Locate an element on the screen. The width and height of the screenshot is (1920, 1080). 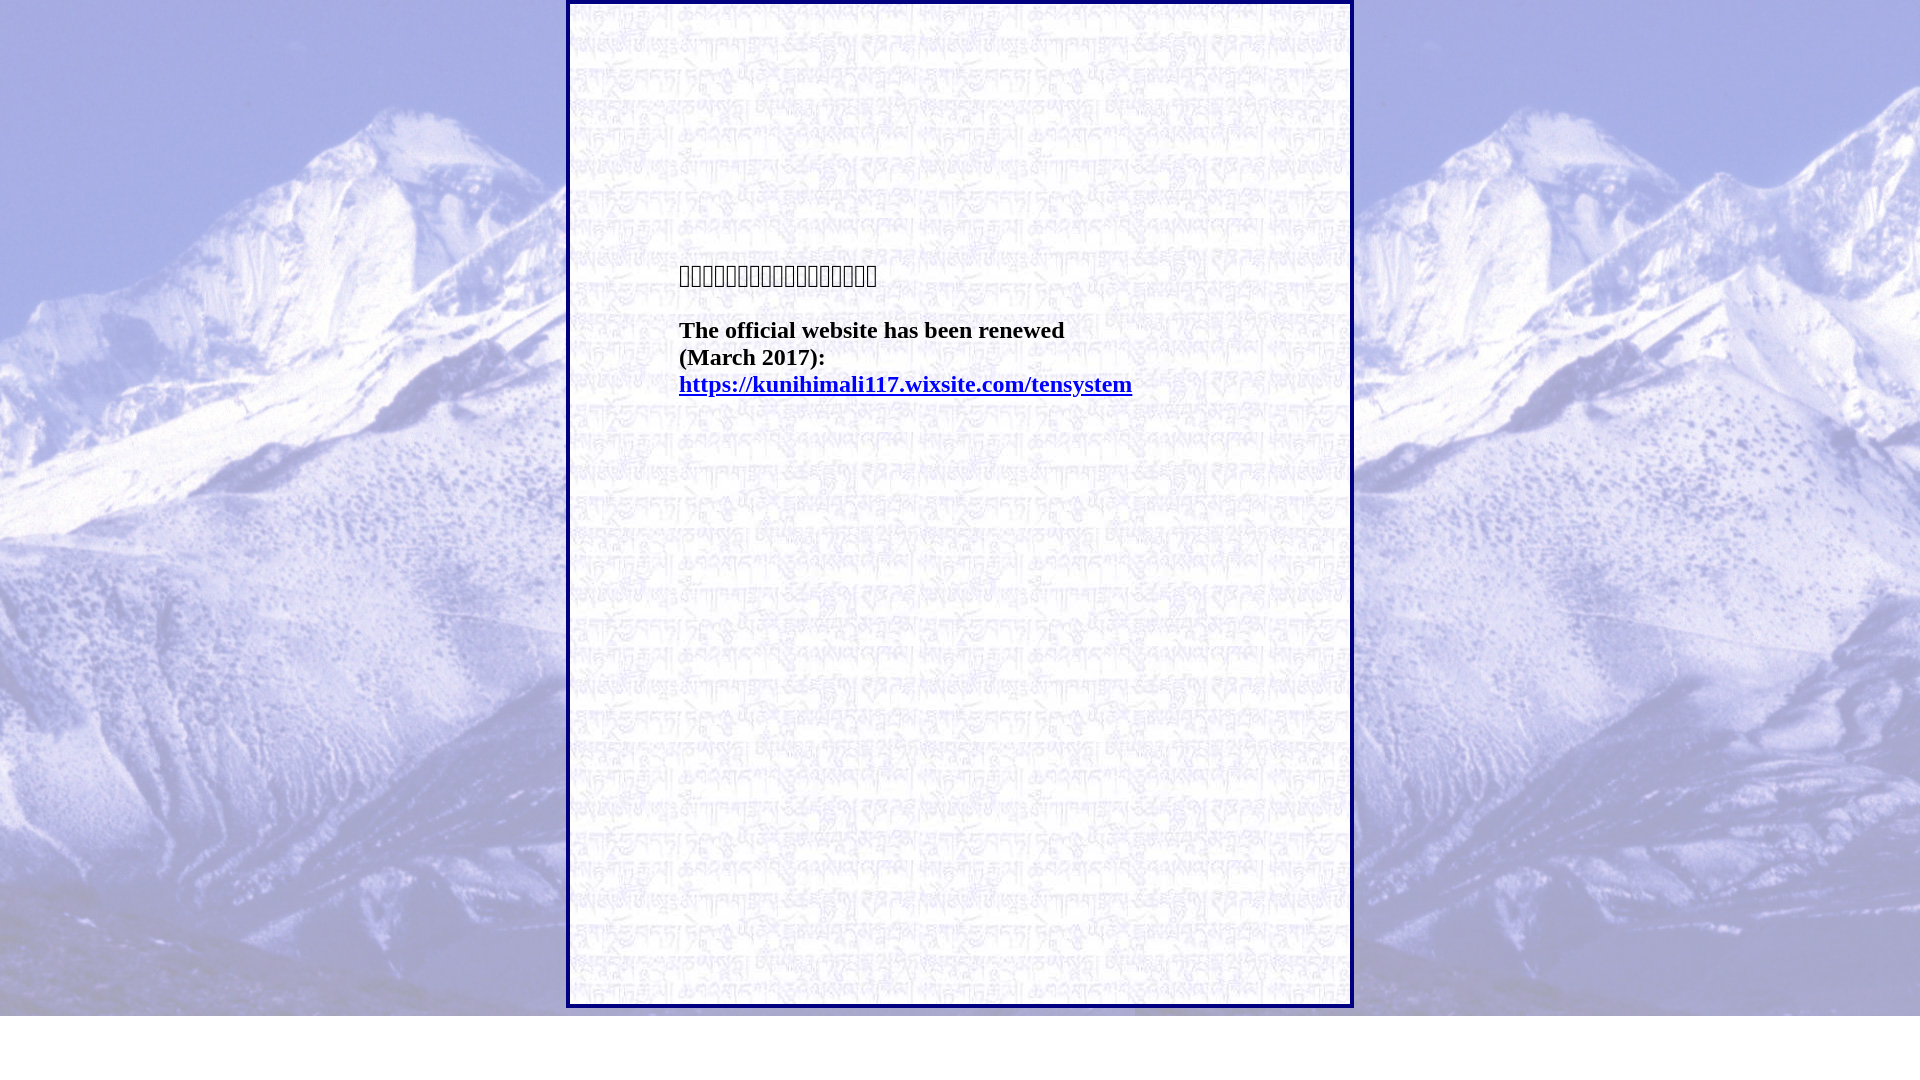
'https://kunihimali117.wixsite.com/tensystem' is located at coordinates (904, 384).